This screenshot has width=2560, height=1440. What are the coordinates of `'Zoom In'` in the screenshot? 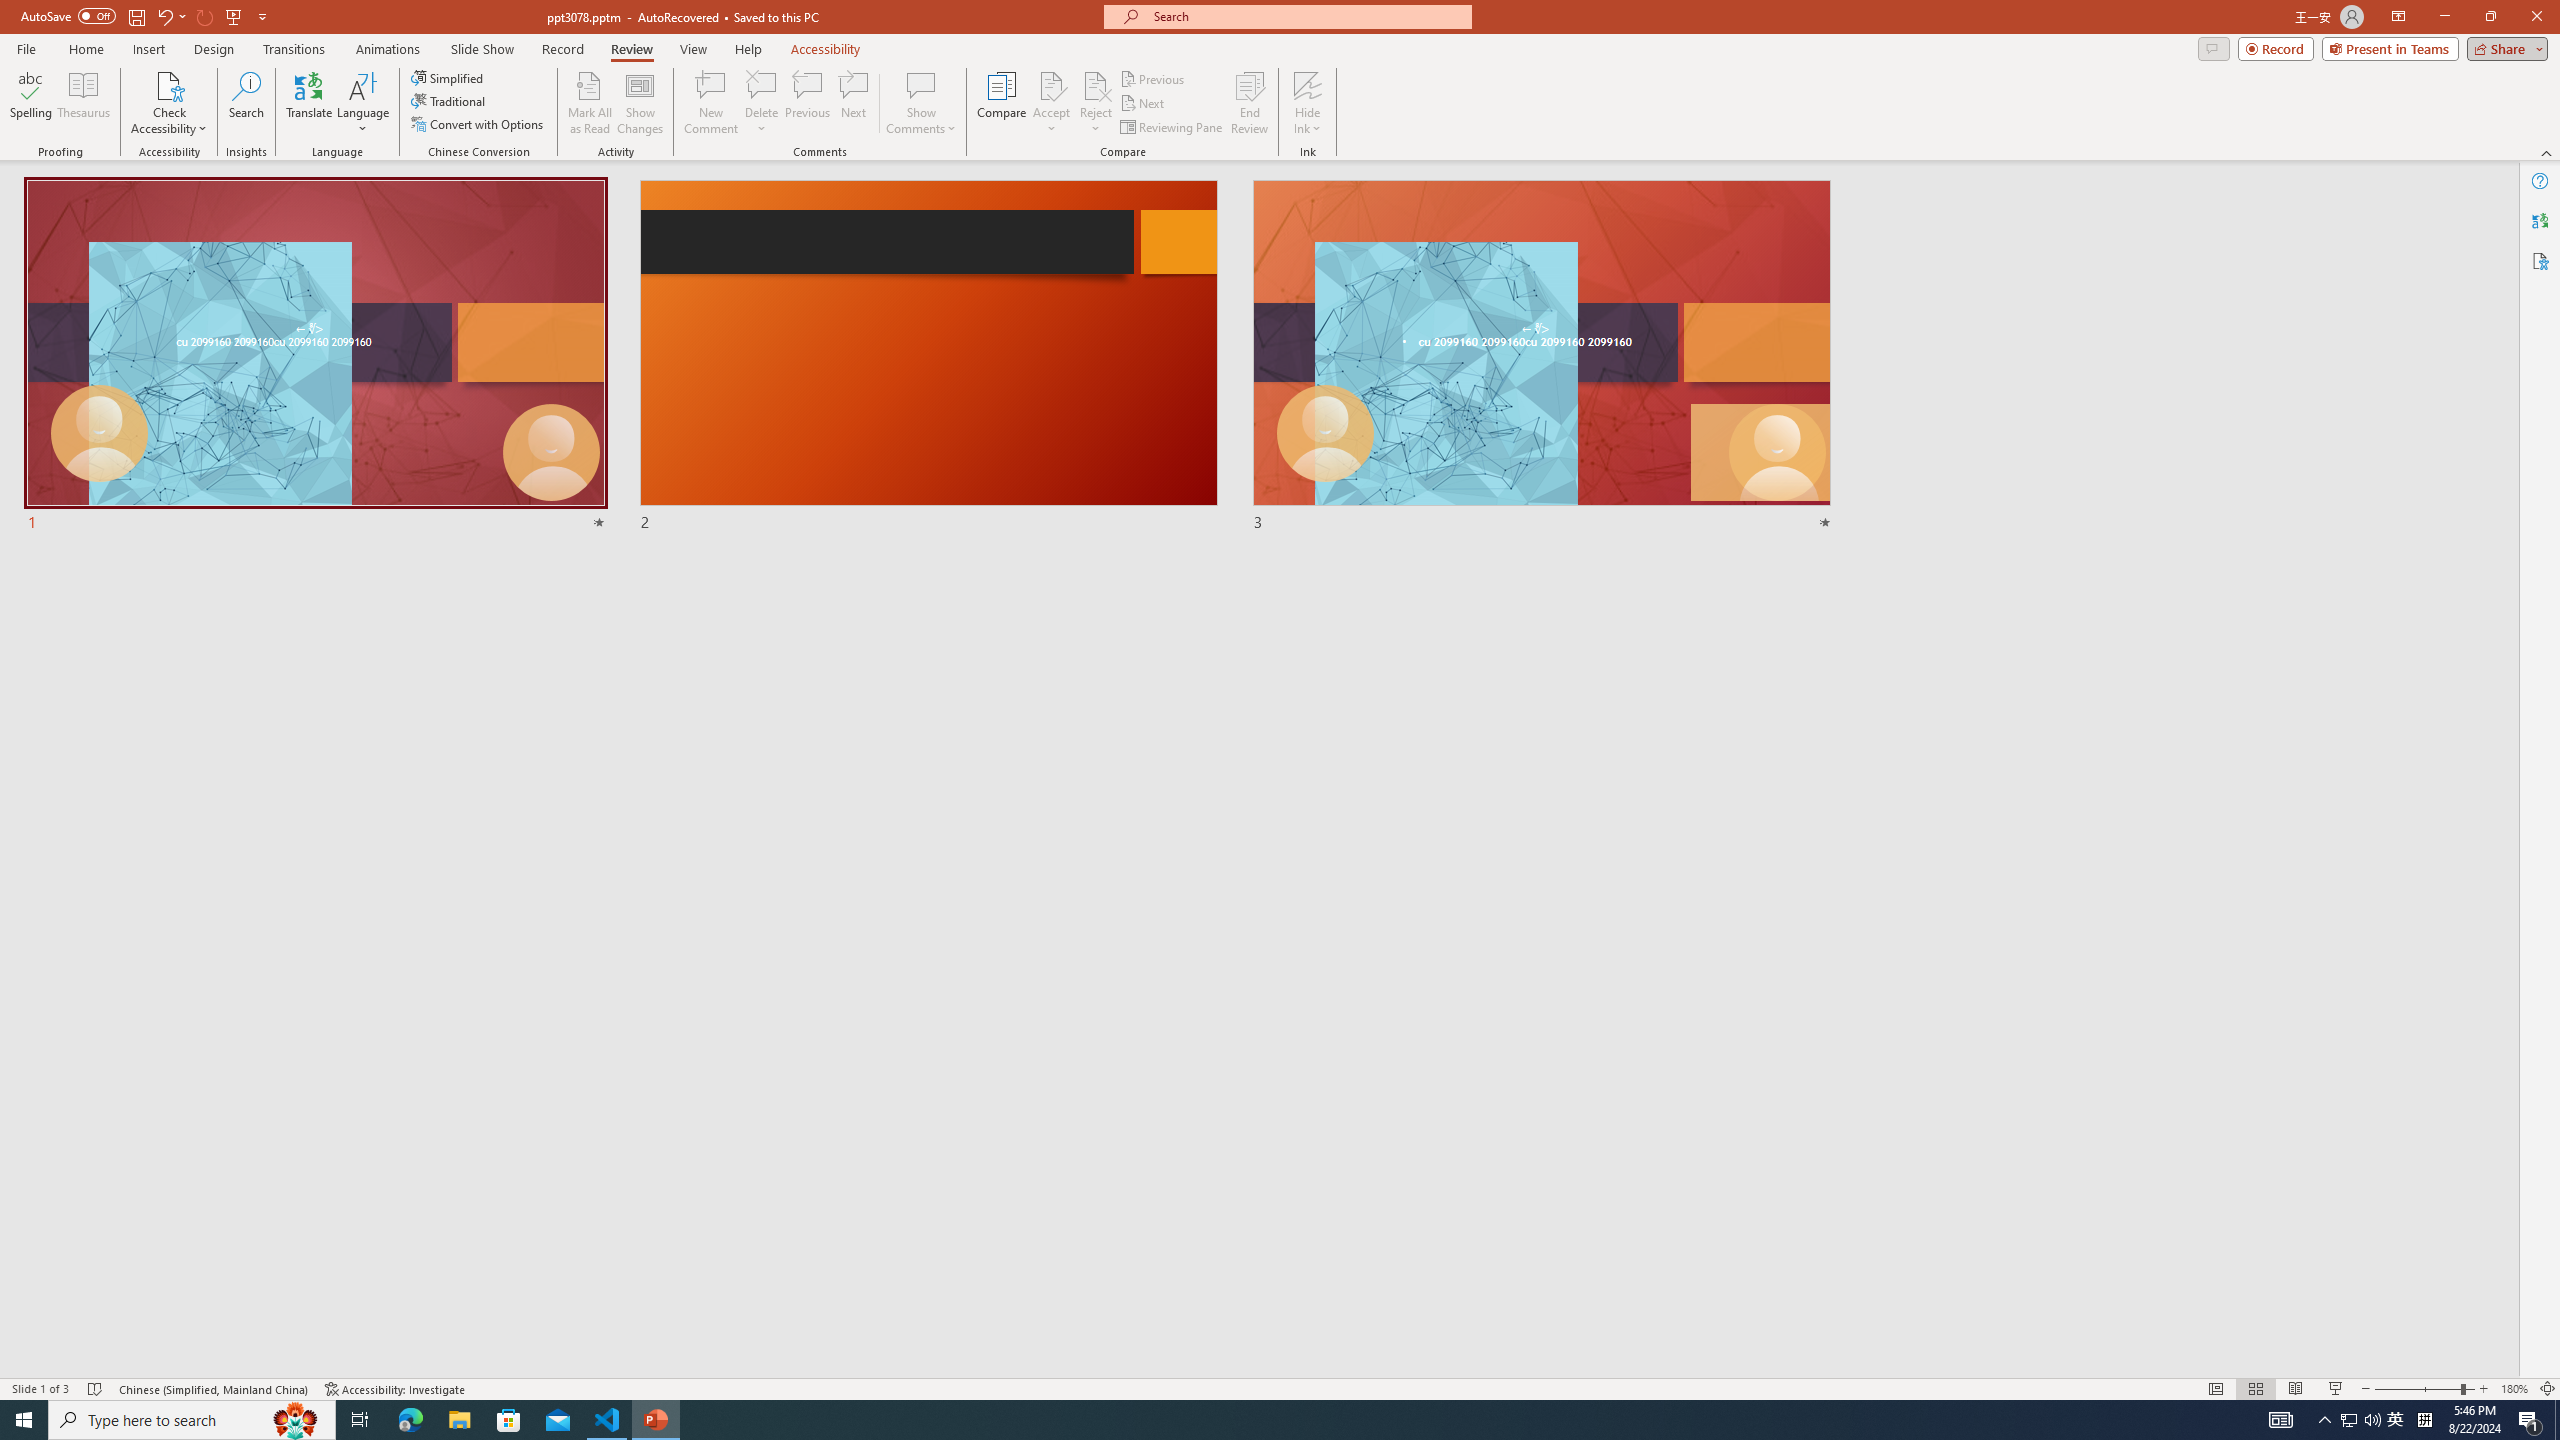 It's located at (2483, 1389).